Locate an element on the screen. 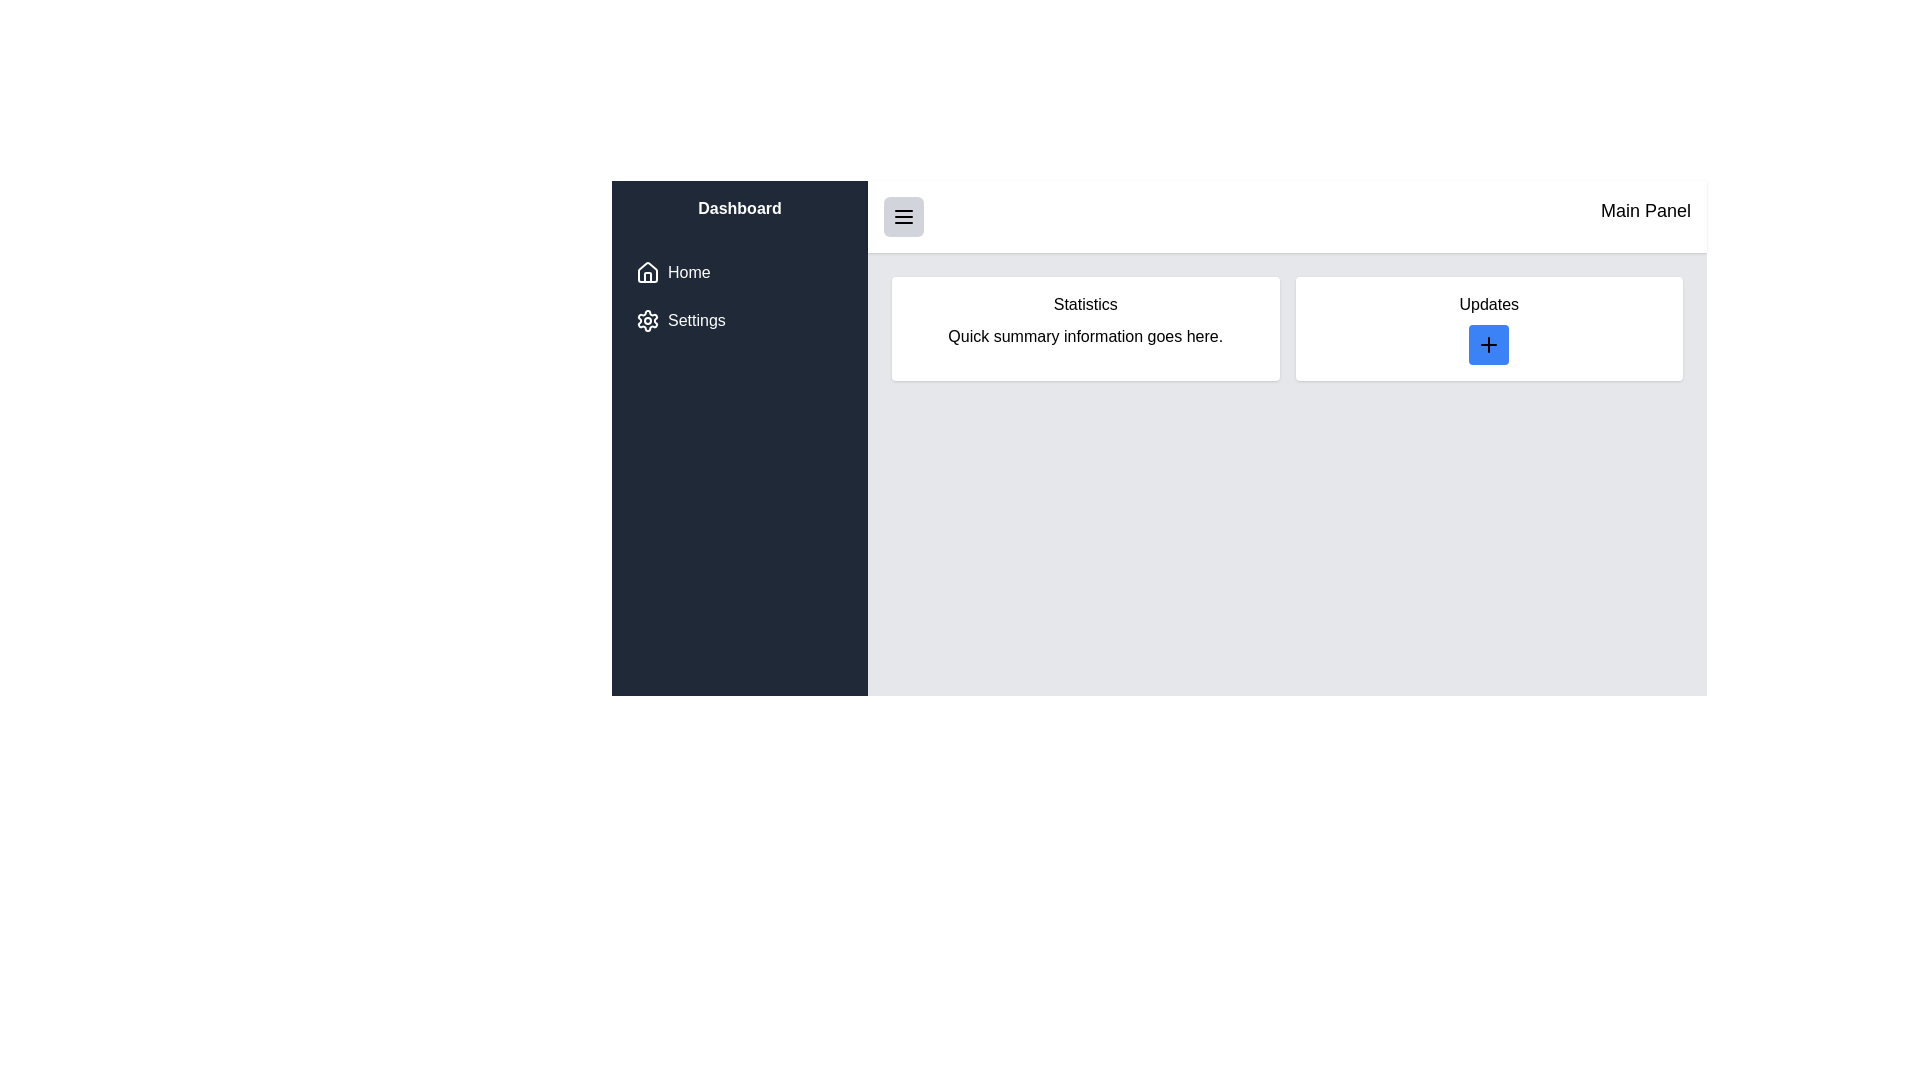 The height and width of the screenshot is (1080, 1920). the house icon with white strokes on a navy blue background located in the left-side navigation panel before the 'Home' label is located at coordinates (648, 273).